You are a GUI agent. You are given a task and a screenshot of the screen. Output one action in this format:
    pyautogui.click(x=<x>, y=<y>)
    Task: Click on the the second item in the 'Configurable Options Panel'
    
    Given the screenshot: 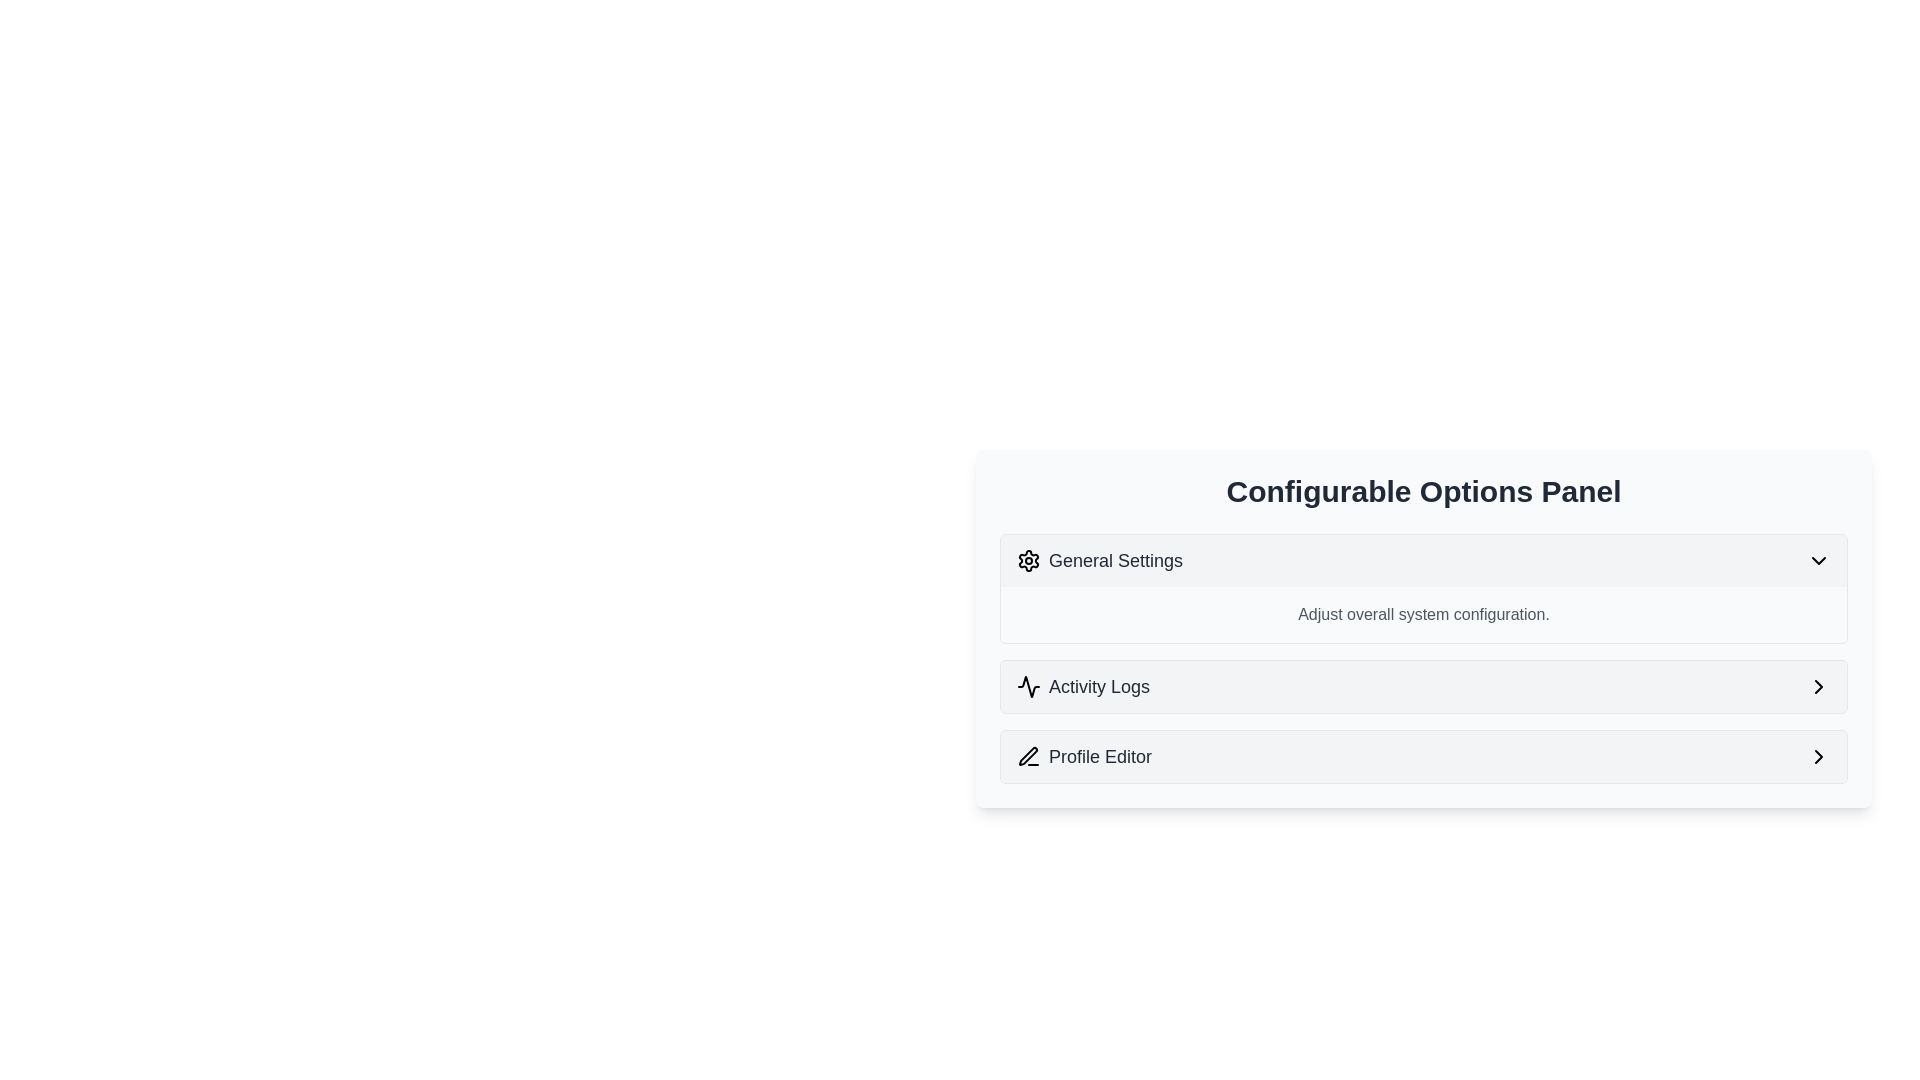 What is the action you would take?
    pyautogui.click(x=1423, y=685)
    